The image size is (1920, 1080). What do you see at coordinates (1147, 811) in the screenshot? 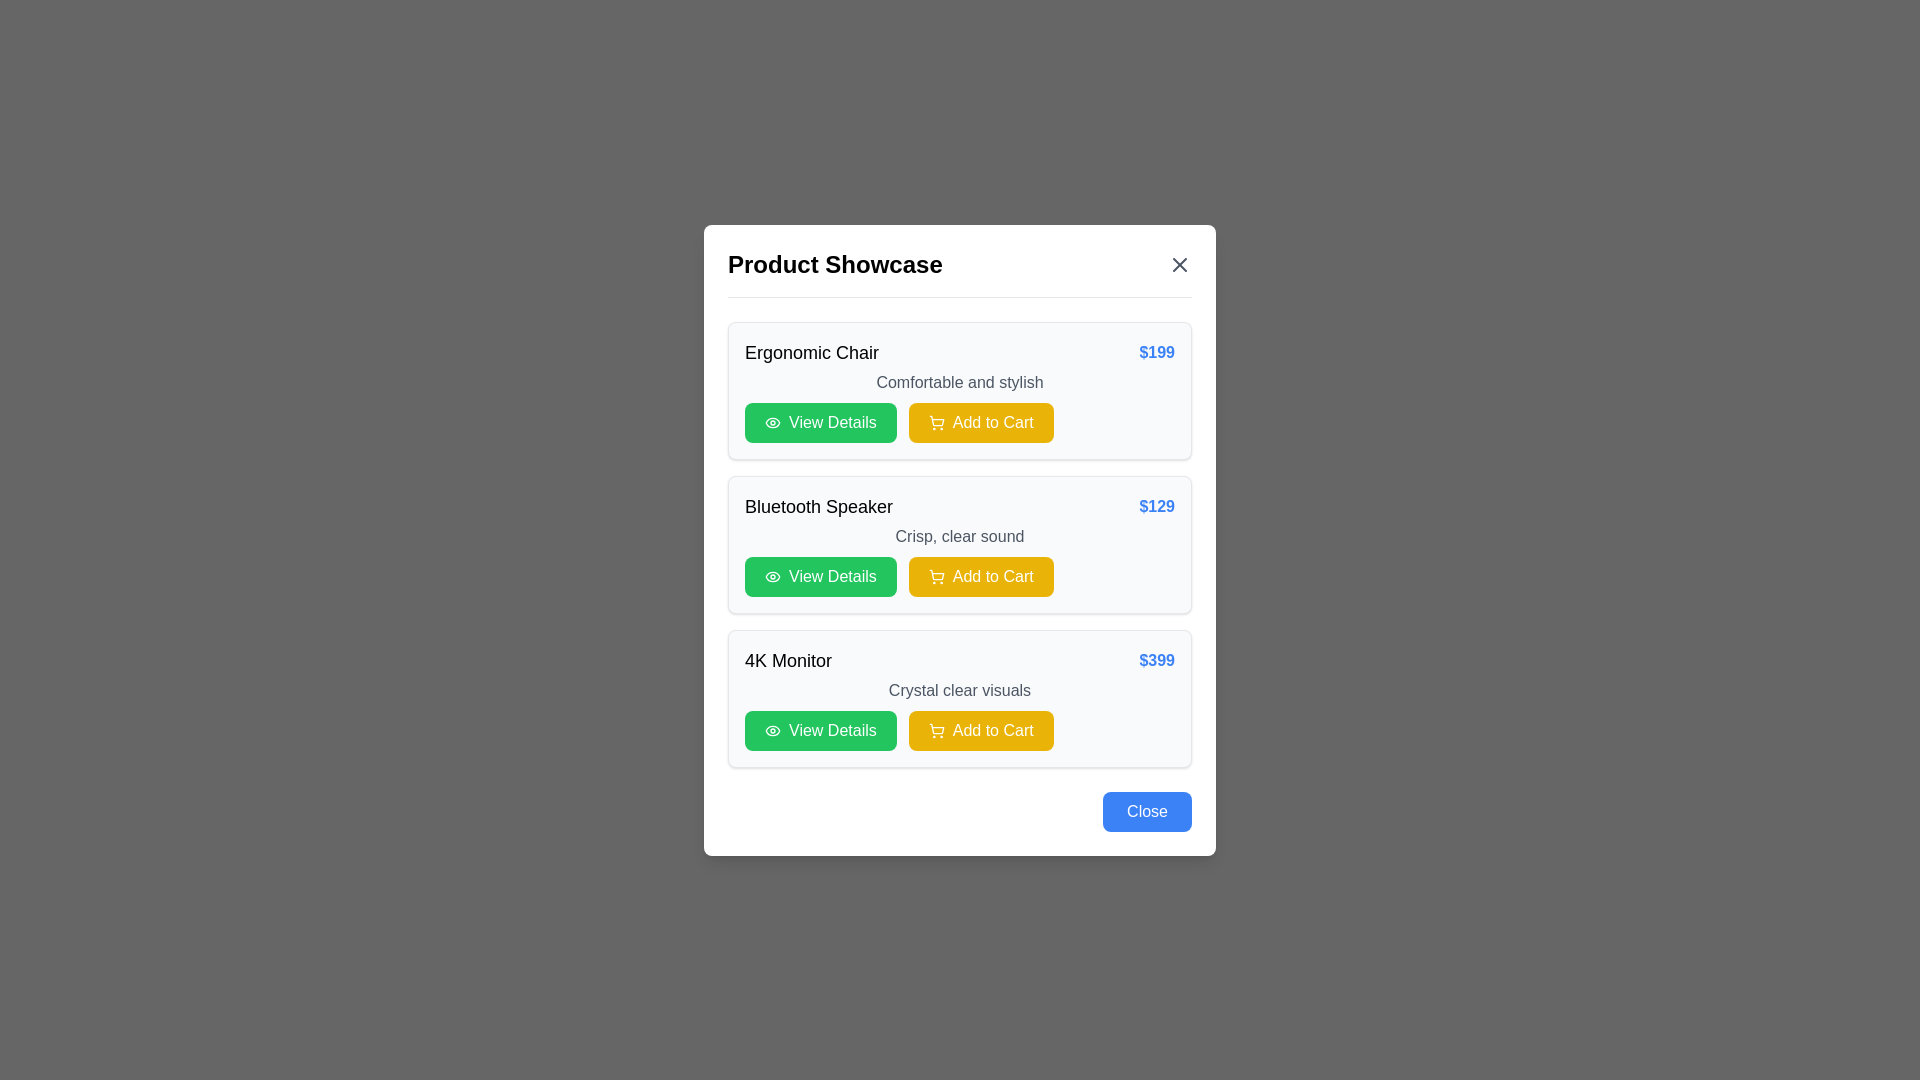
I see `the 'Close' button located in the bottom-right corner of the modal dialog box` at bounding box center [1147, 811].